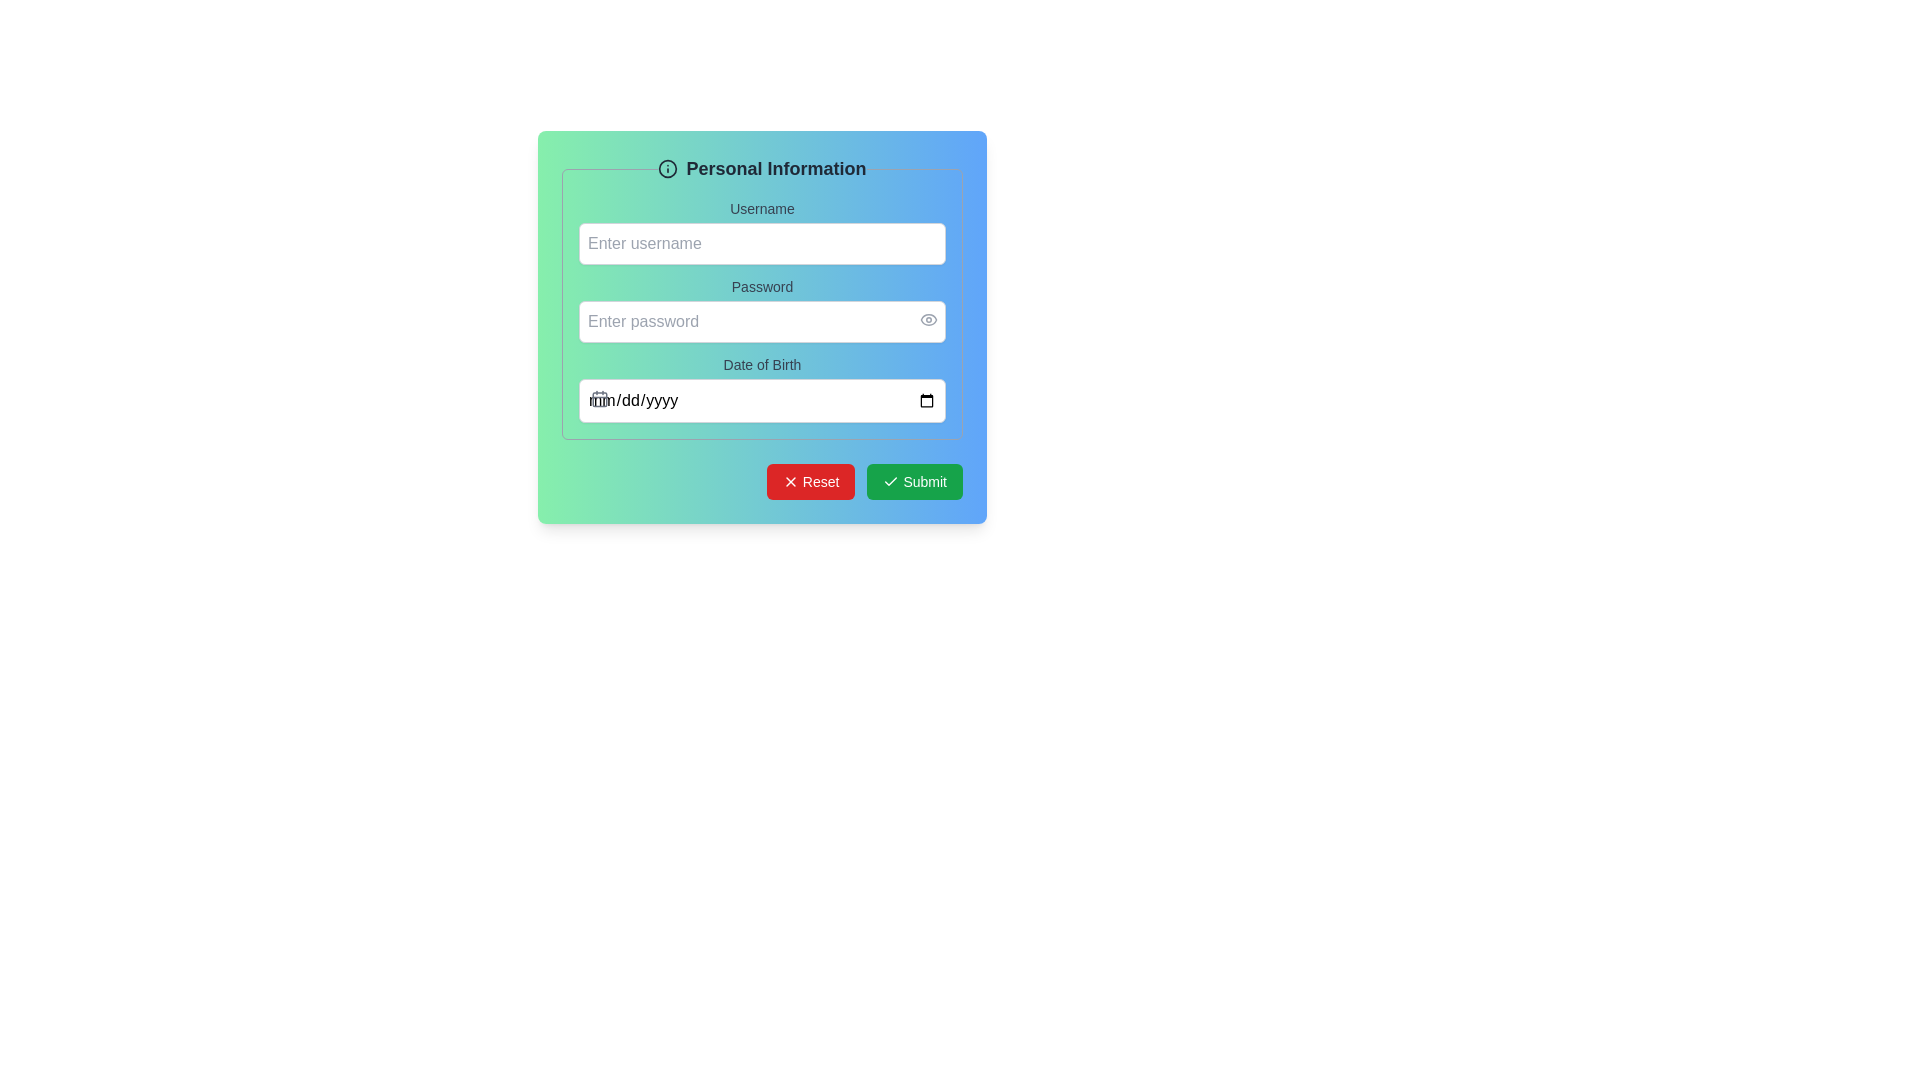 The height and width of the screenshot is (1080, 1920). I want to click on the circular SVG graphics component located above the 'Personal Information' header in the form, so click(668, 168).